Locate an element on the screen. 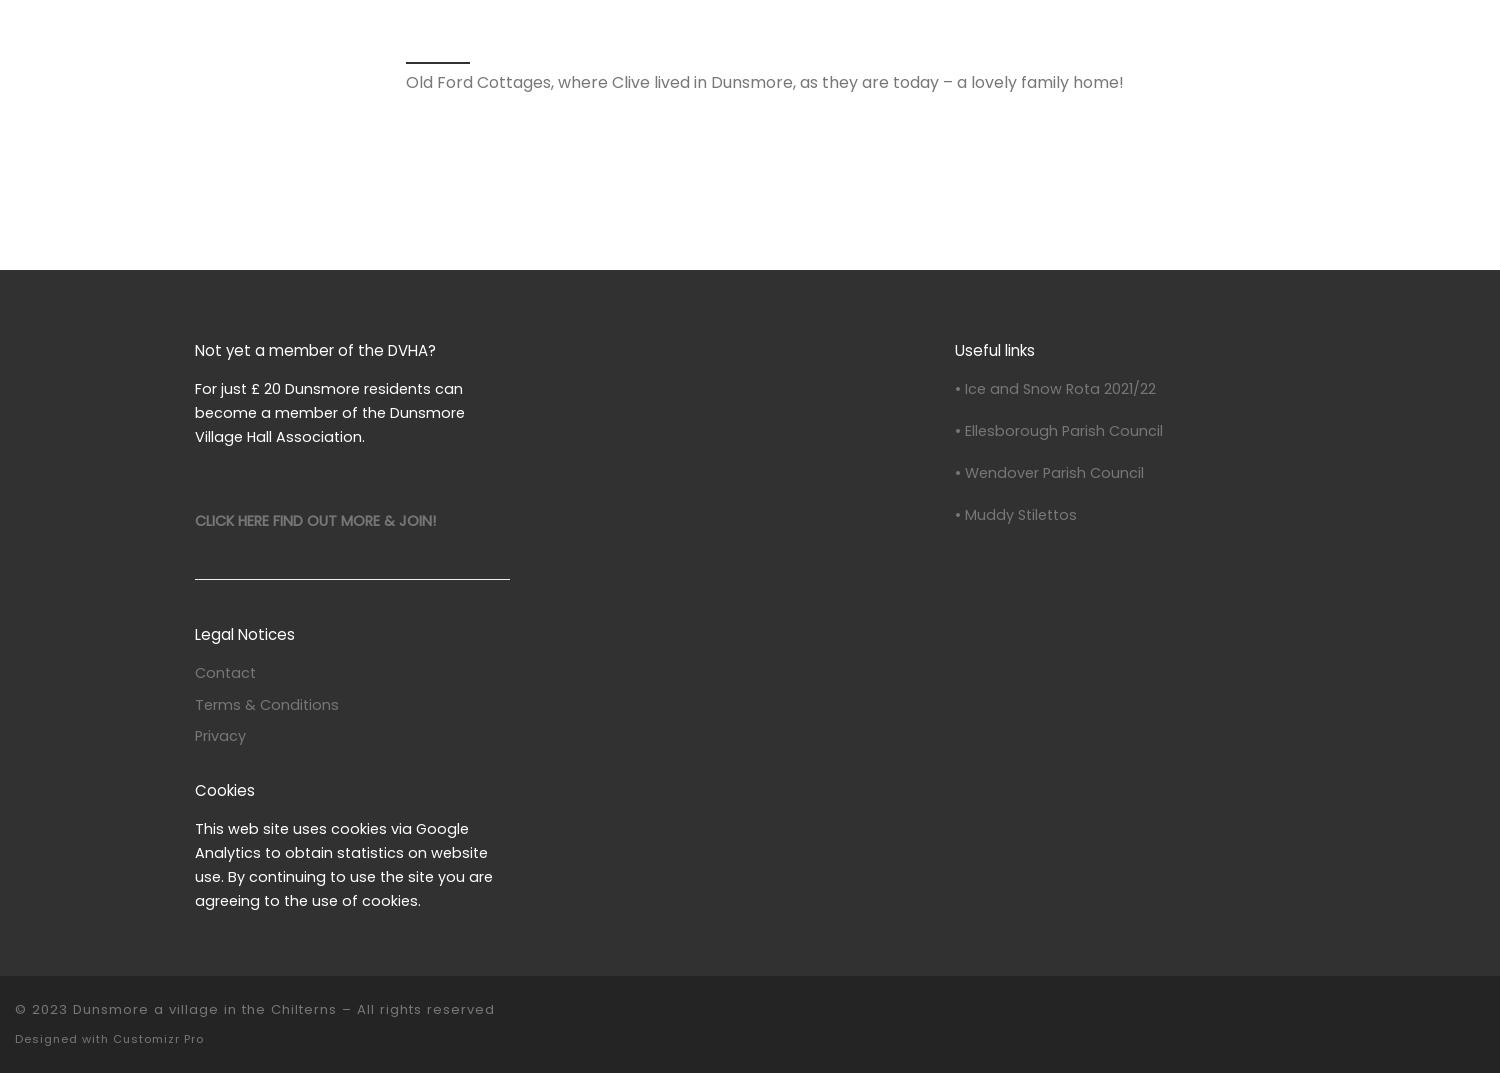 This screenshot has height=1073, width=1500. 'Cookies' is located at coordinates (224, 790).